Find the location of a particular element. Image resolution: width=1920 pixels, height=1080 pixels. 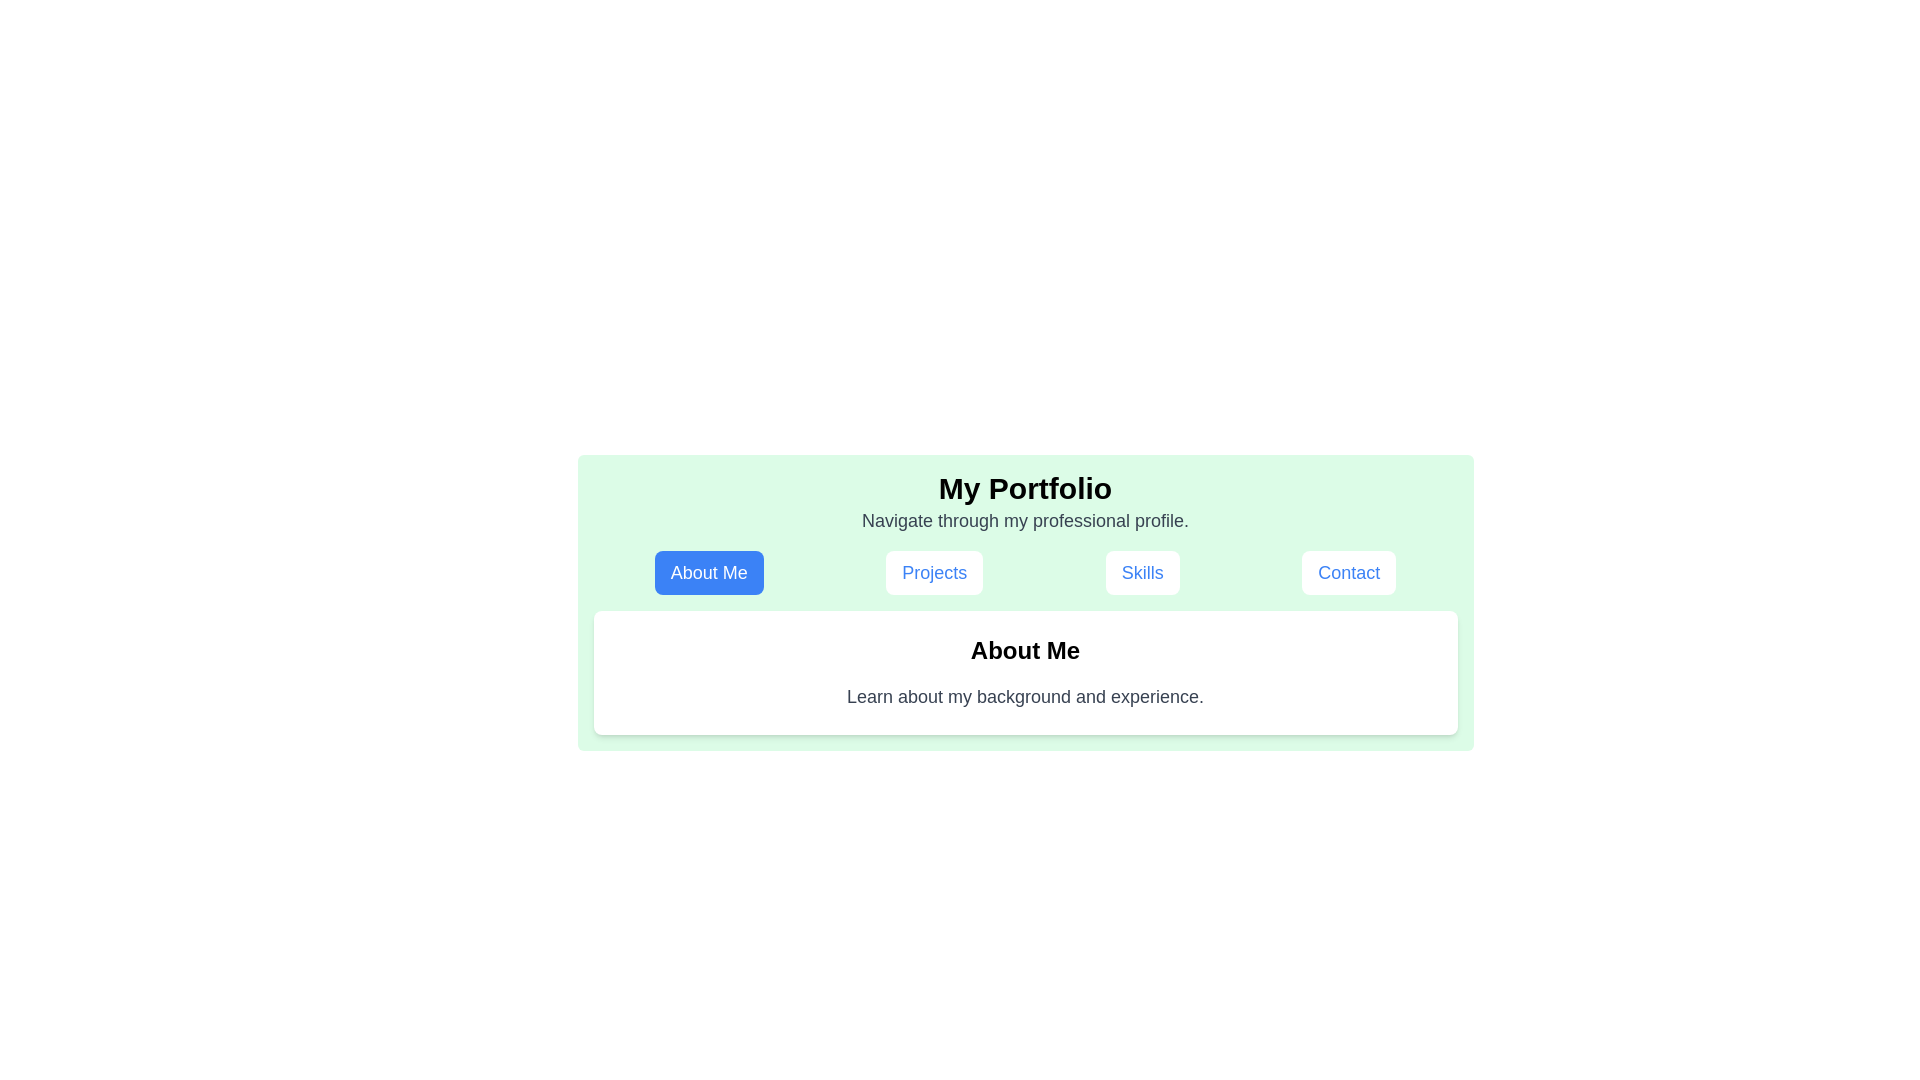

the tab labeled About Me to observe its hover effect is located at coordinates (709, 573).